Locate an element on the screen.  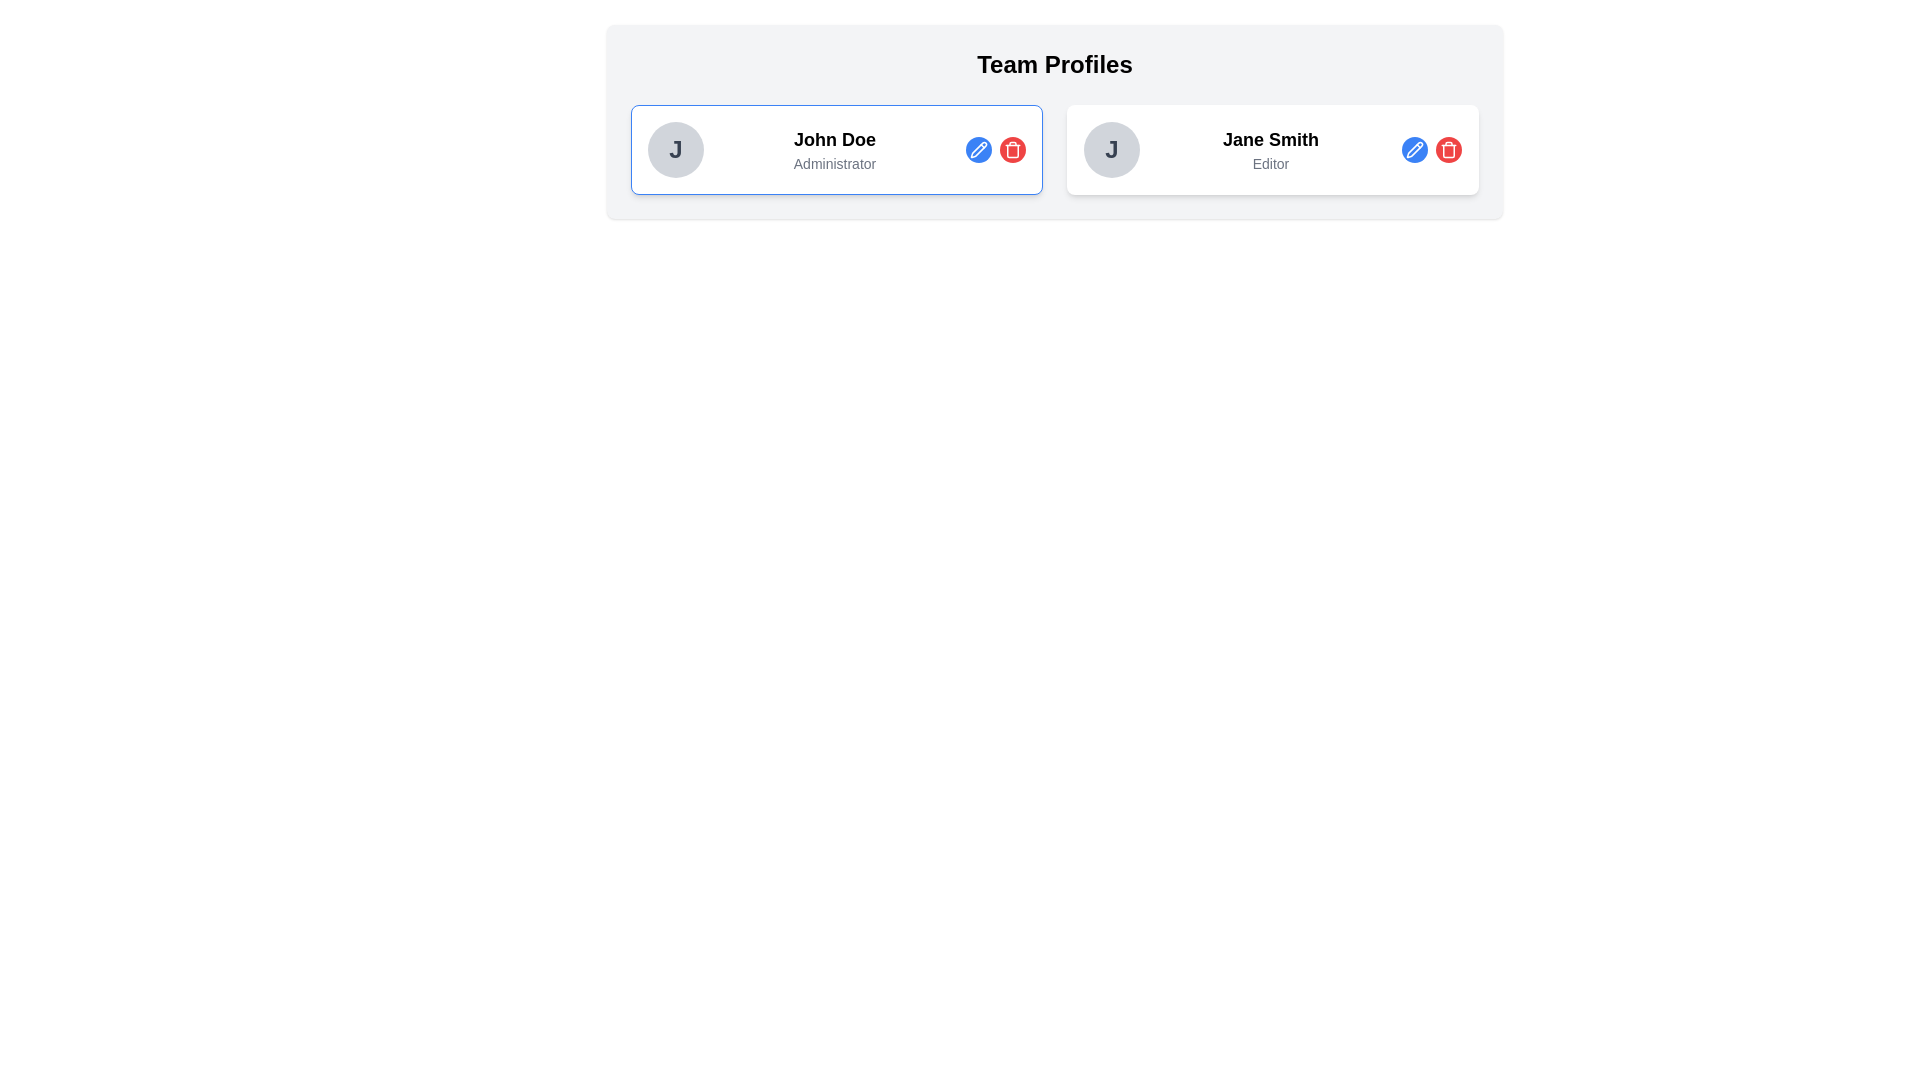
the text label displaying 'John Doe' in bold style, which is located above the smaller text 'Administrator' in the leftmost user profile card is located at coordinates (835, 138).